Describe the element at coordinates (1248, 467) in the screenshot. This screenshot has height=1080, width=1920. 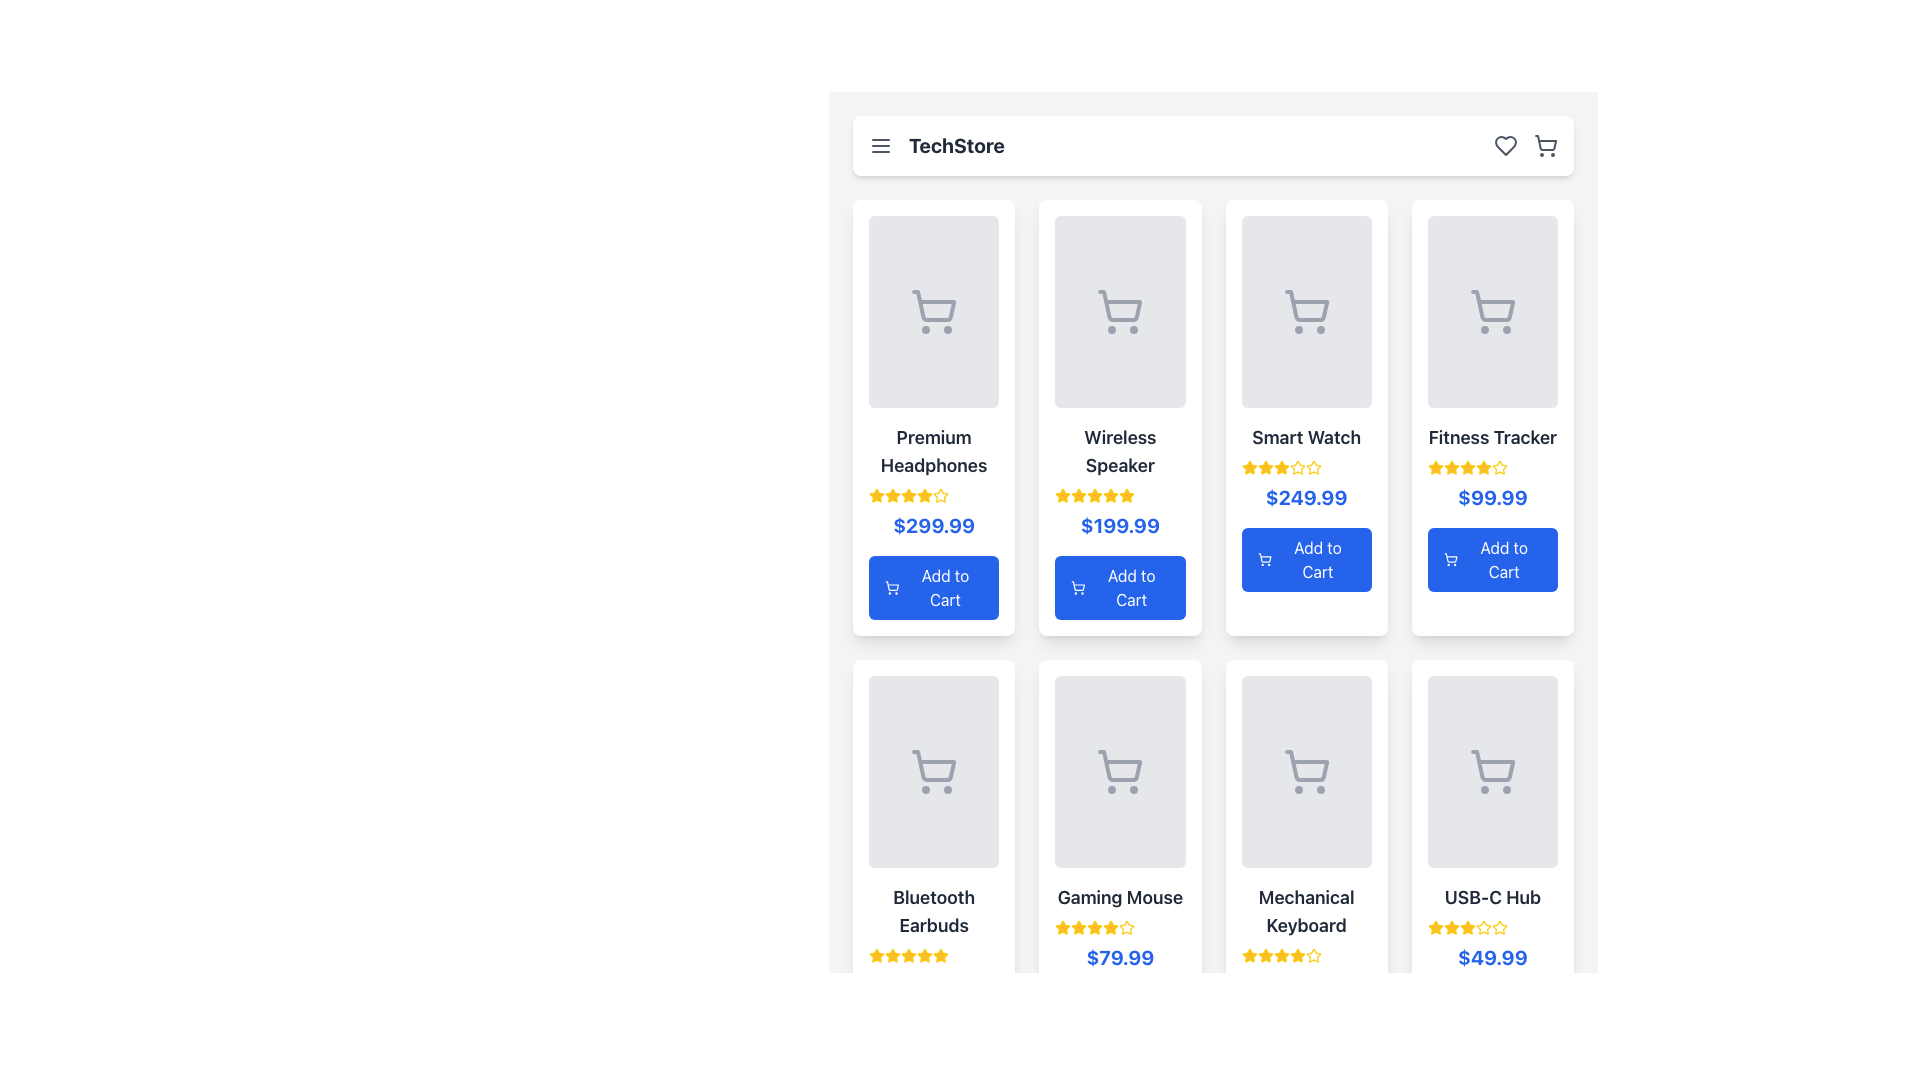
I see `the yellow filled star icon which is the first in the sequence of rating stars under the product titled 'Smart Watch'` at that location.